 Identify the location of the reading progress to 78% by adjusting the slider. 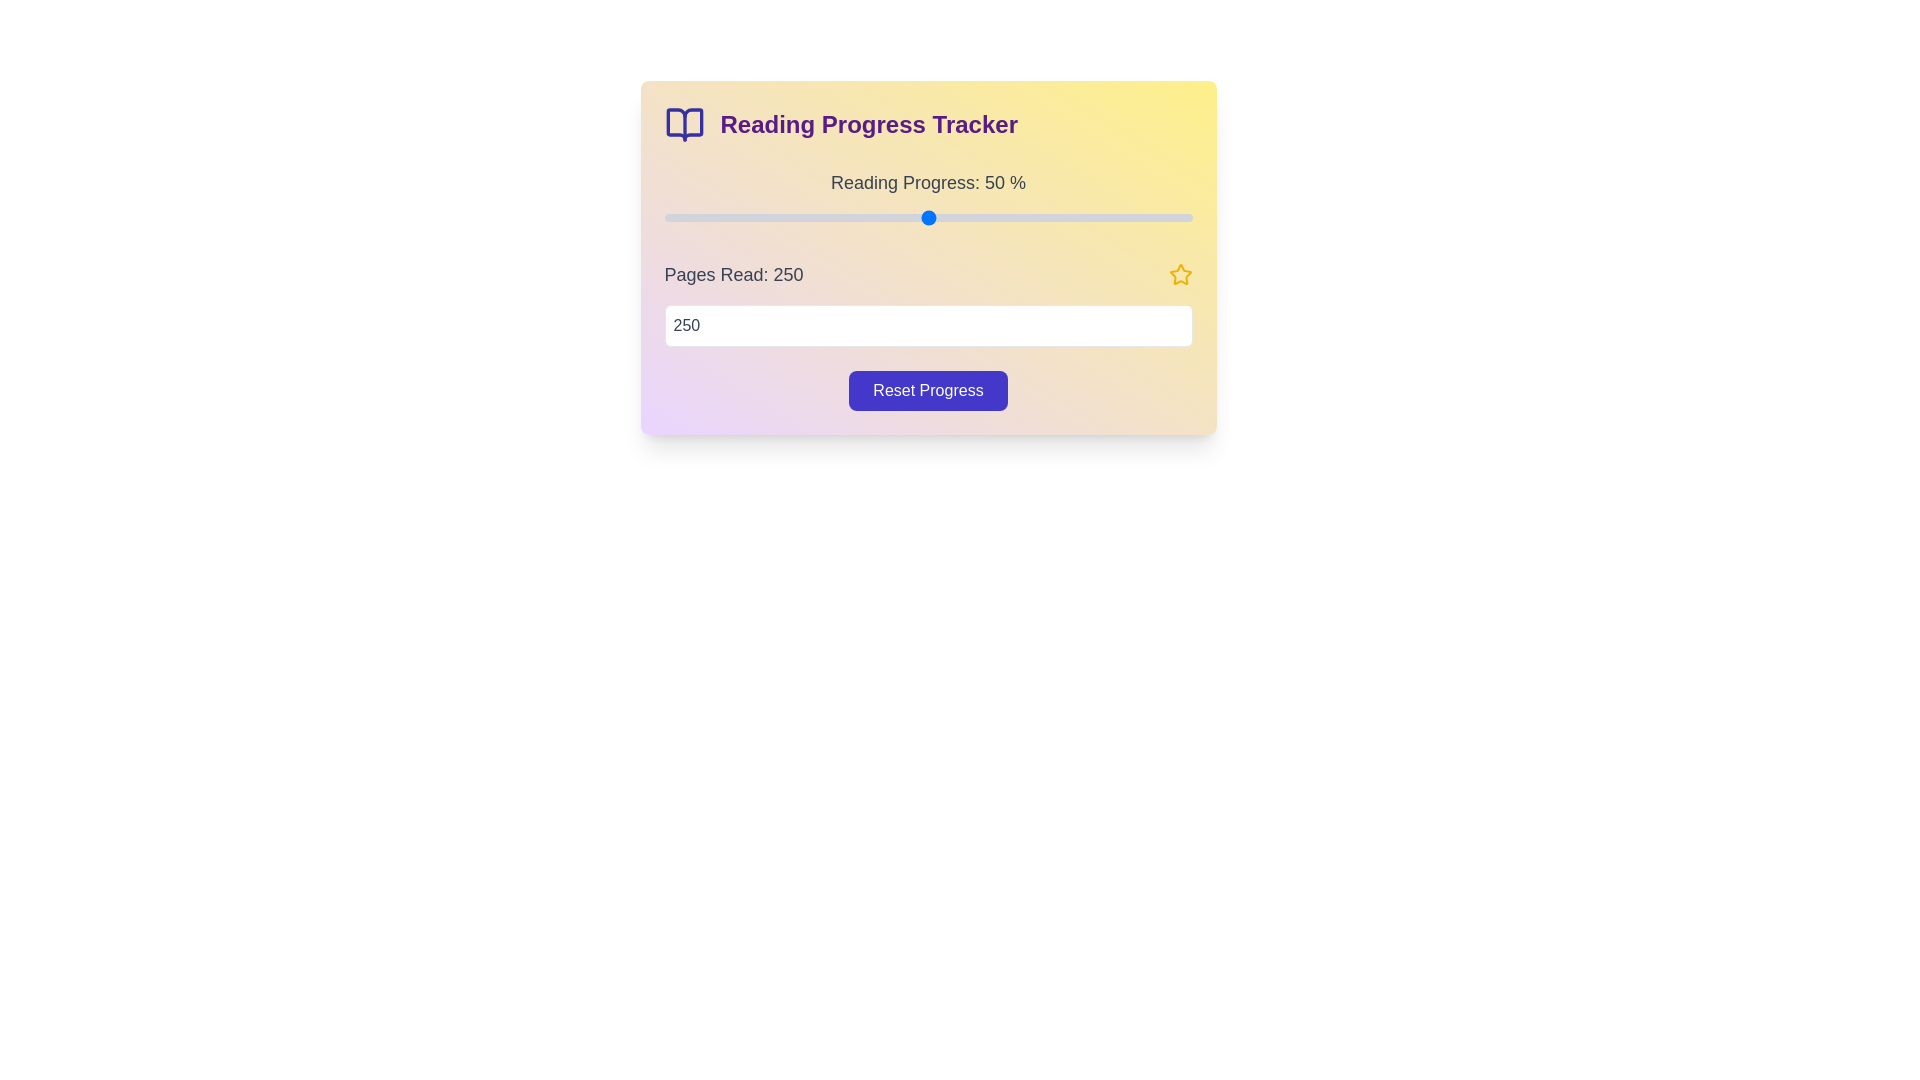
(1075, 218).